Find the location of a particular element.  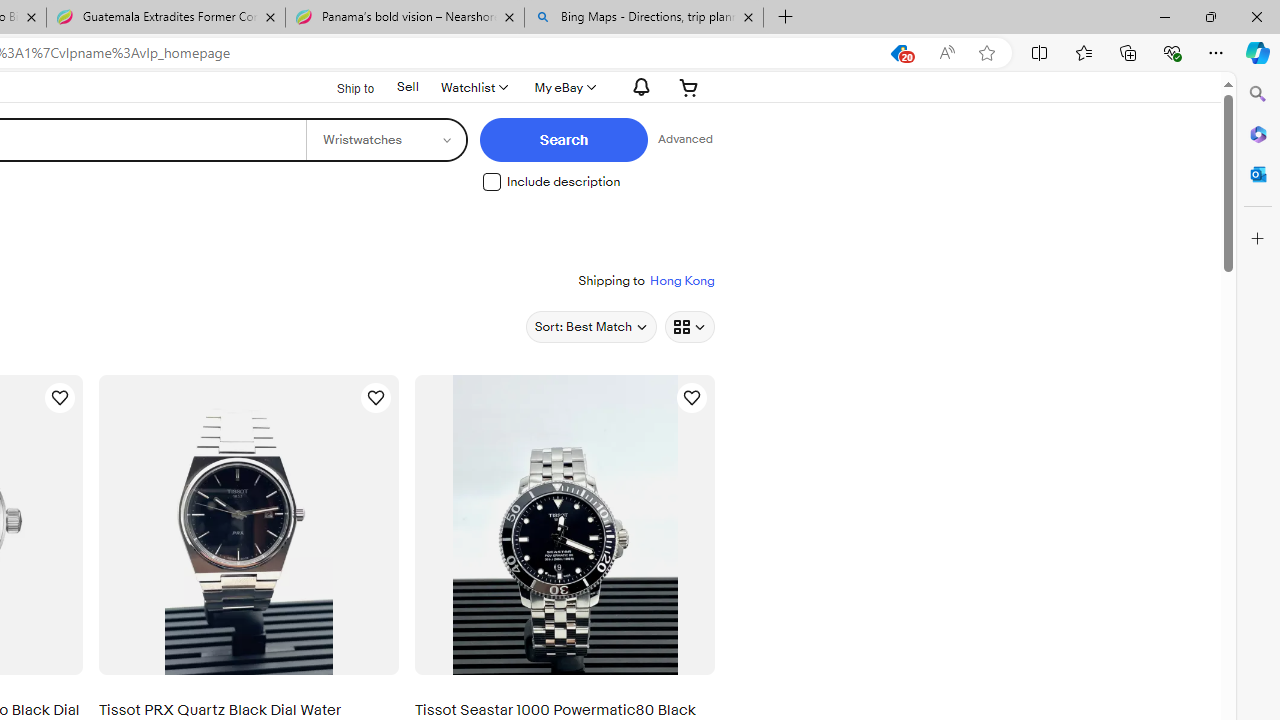

'My eBay' is located at coordinates (563, 86).